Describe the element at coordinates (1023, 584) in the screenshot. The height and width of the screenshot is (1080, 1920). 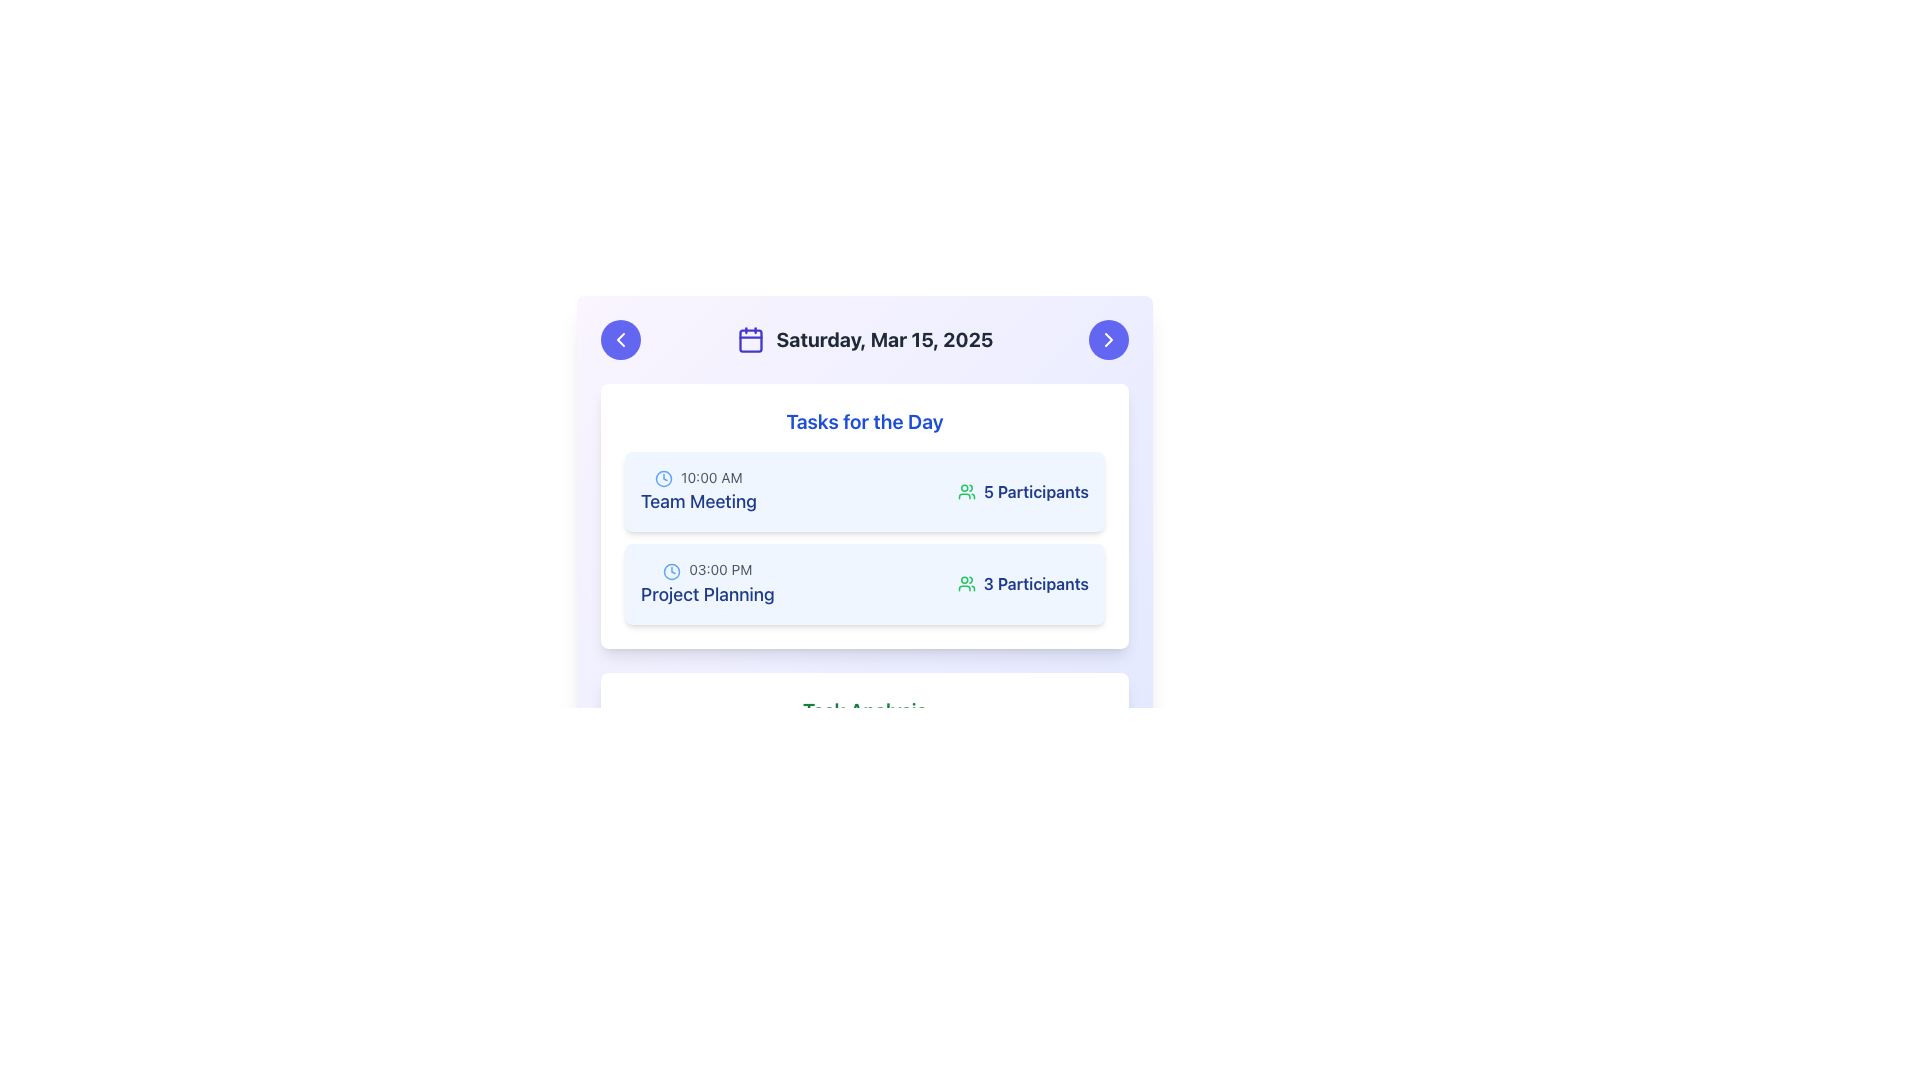
I see `the label displaying '3 Participants' with a green icon of two user figures, located in the bottom right corner of the 'Project Planning' scheduled activity` at that location.